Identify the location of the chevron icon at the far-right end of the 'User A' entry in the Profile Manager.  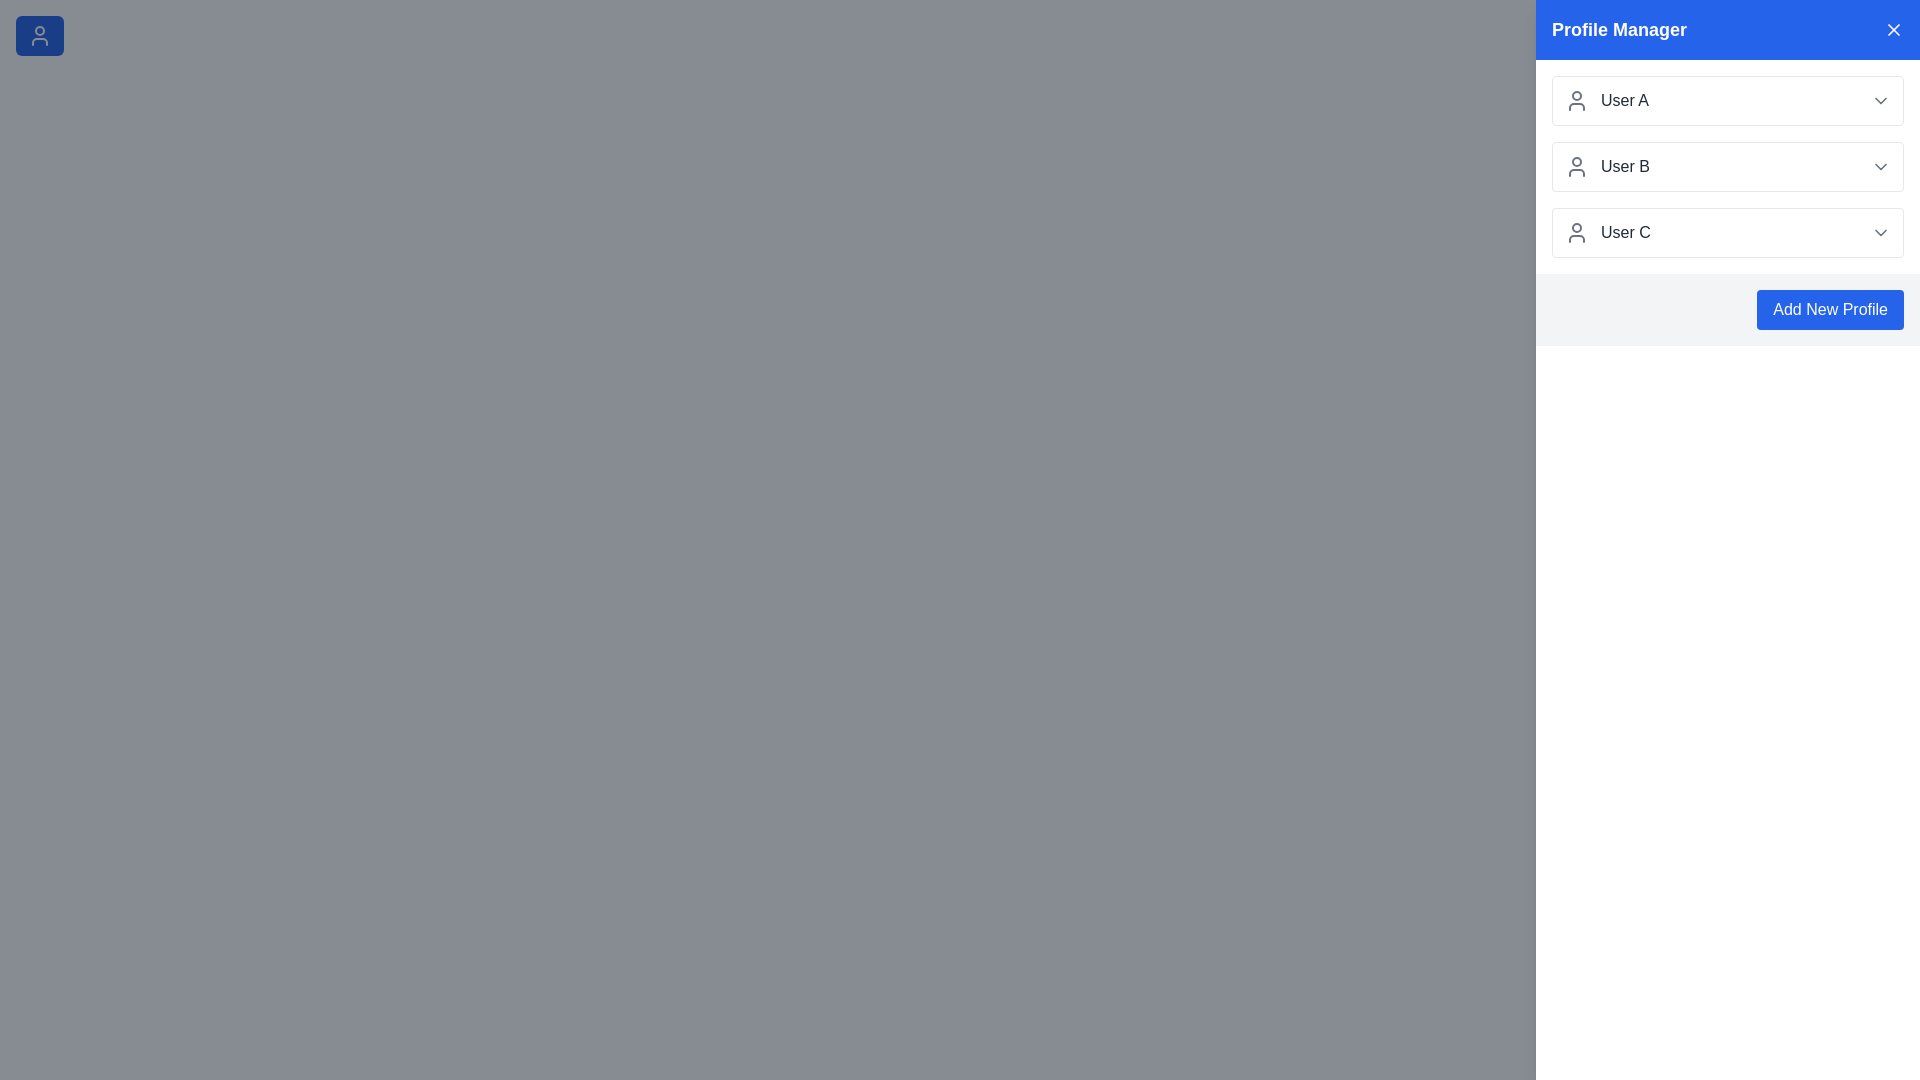
(1880, 100).